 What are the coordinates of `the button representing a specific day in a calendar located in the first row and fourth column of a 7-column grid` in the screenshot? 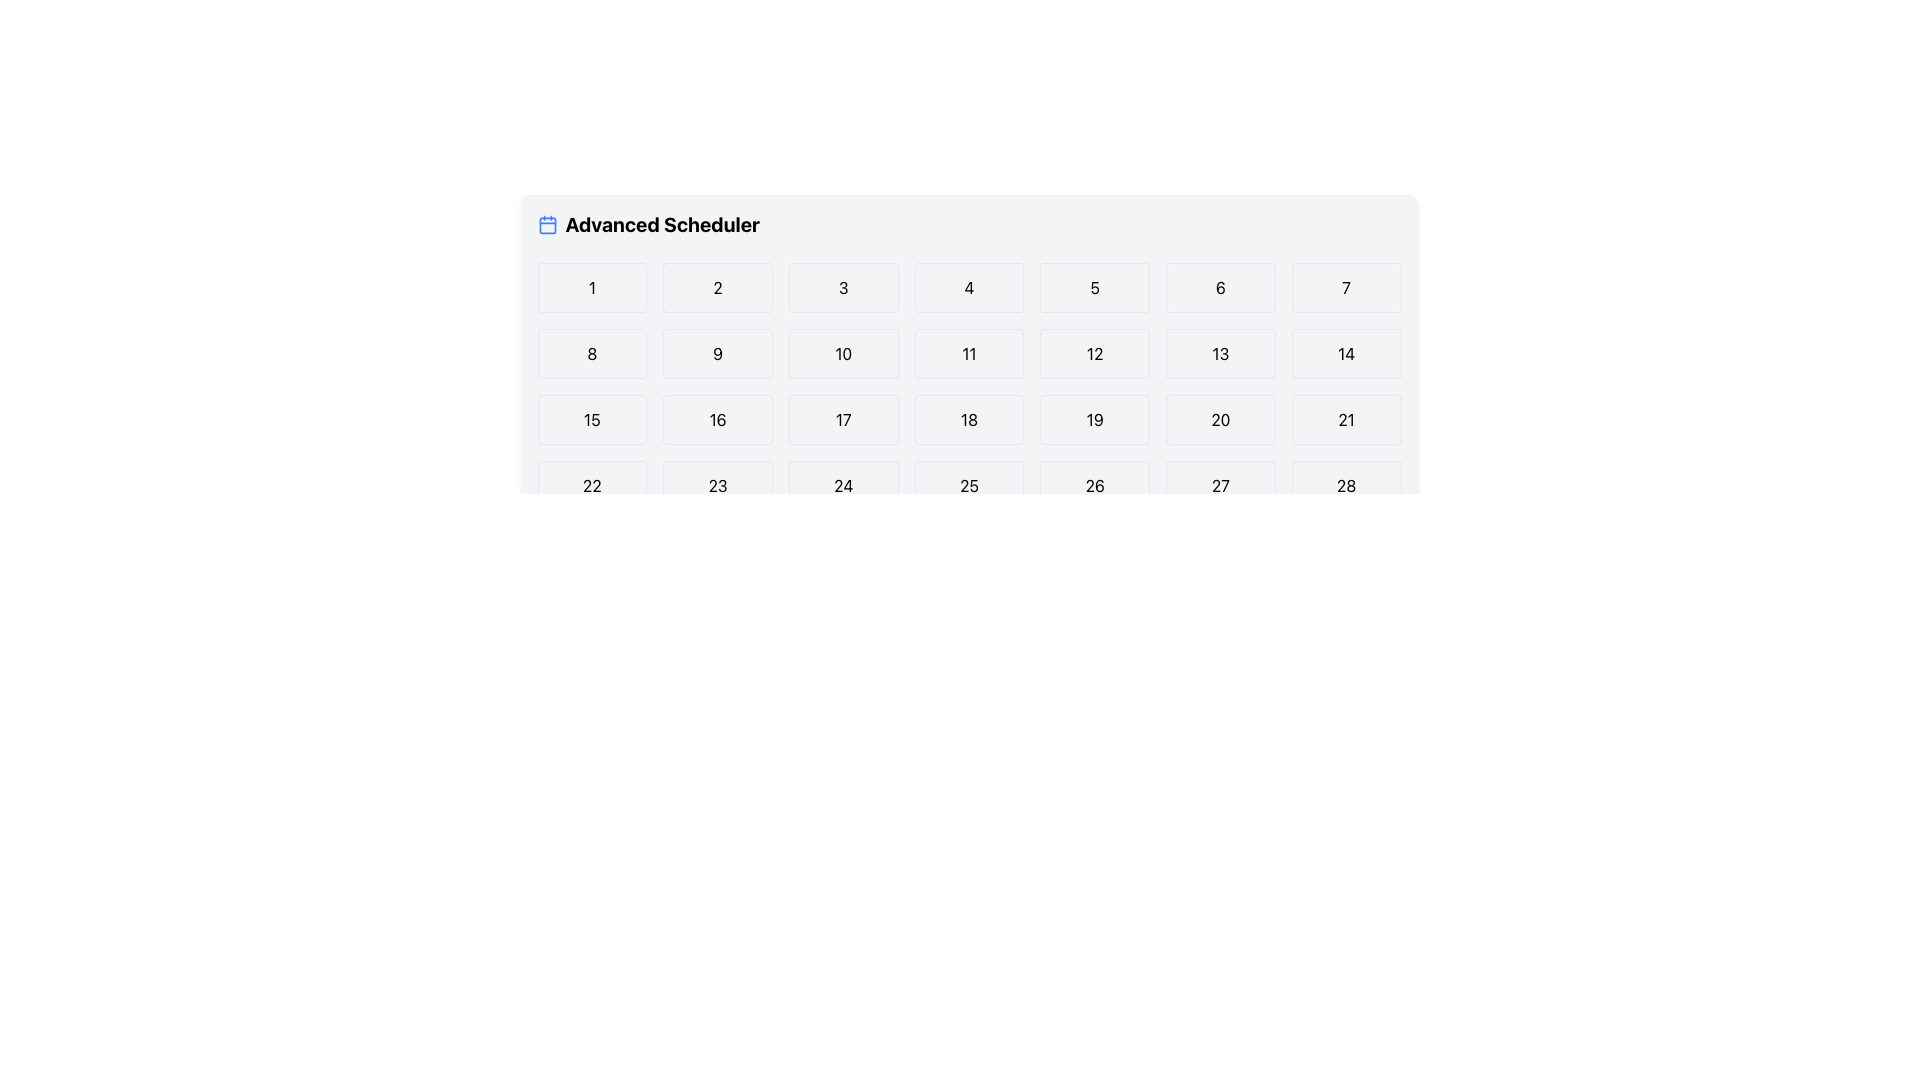 It's located at (969, 288).